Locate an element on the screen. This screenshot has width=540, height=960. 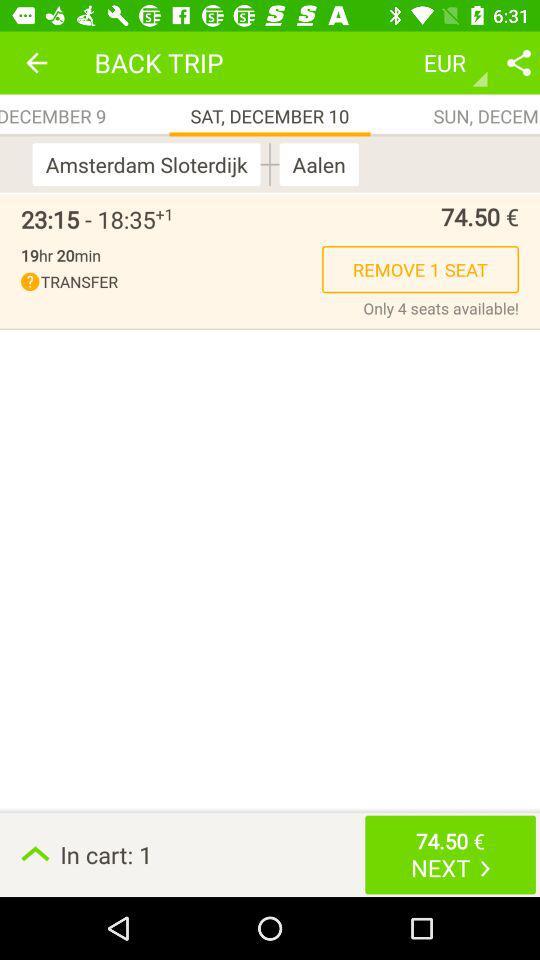
the icon to the left of the remove 1 seat item is located at coordinates (171, 281).